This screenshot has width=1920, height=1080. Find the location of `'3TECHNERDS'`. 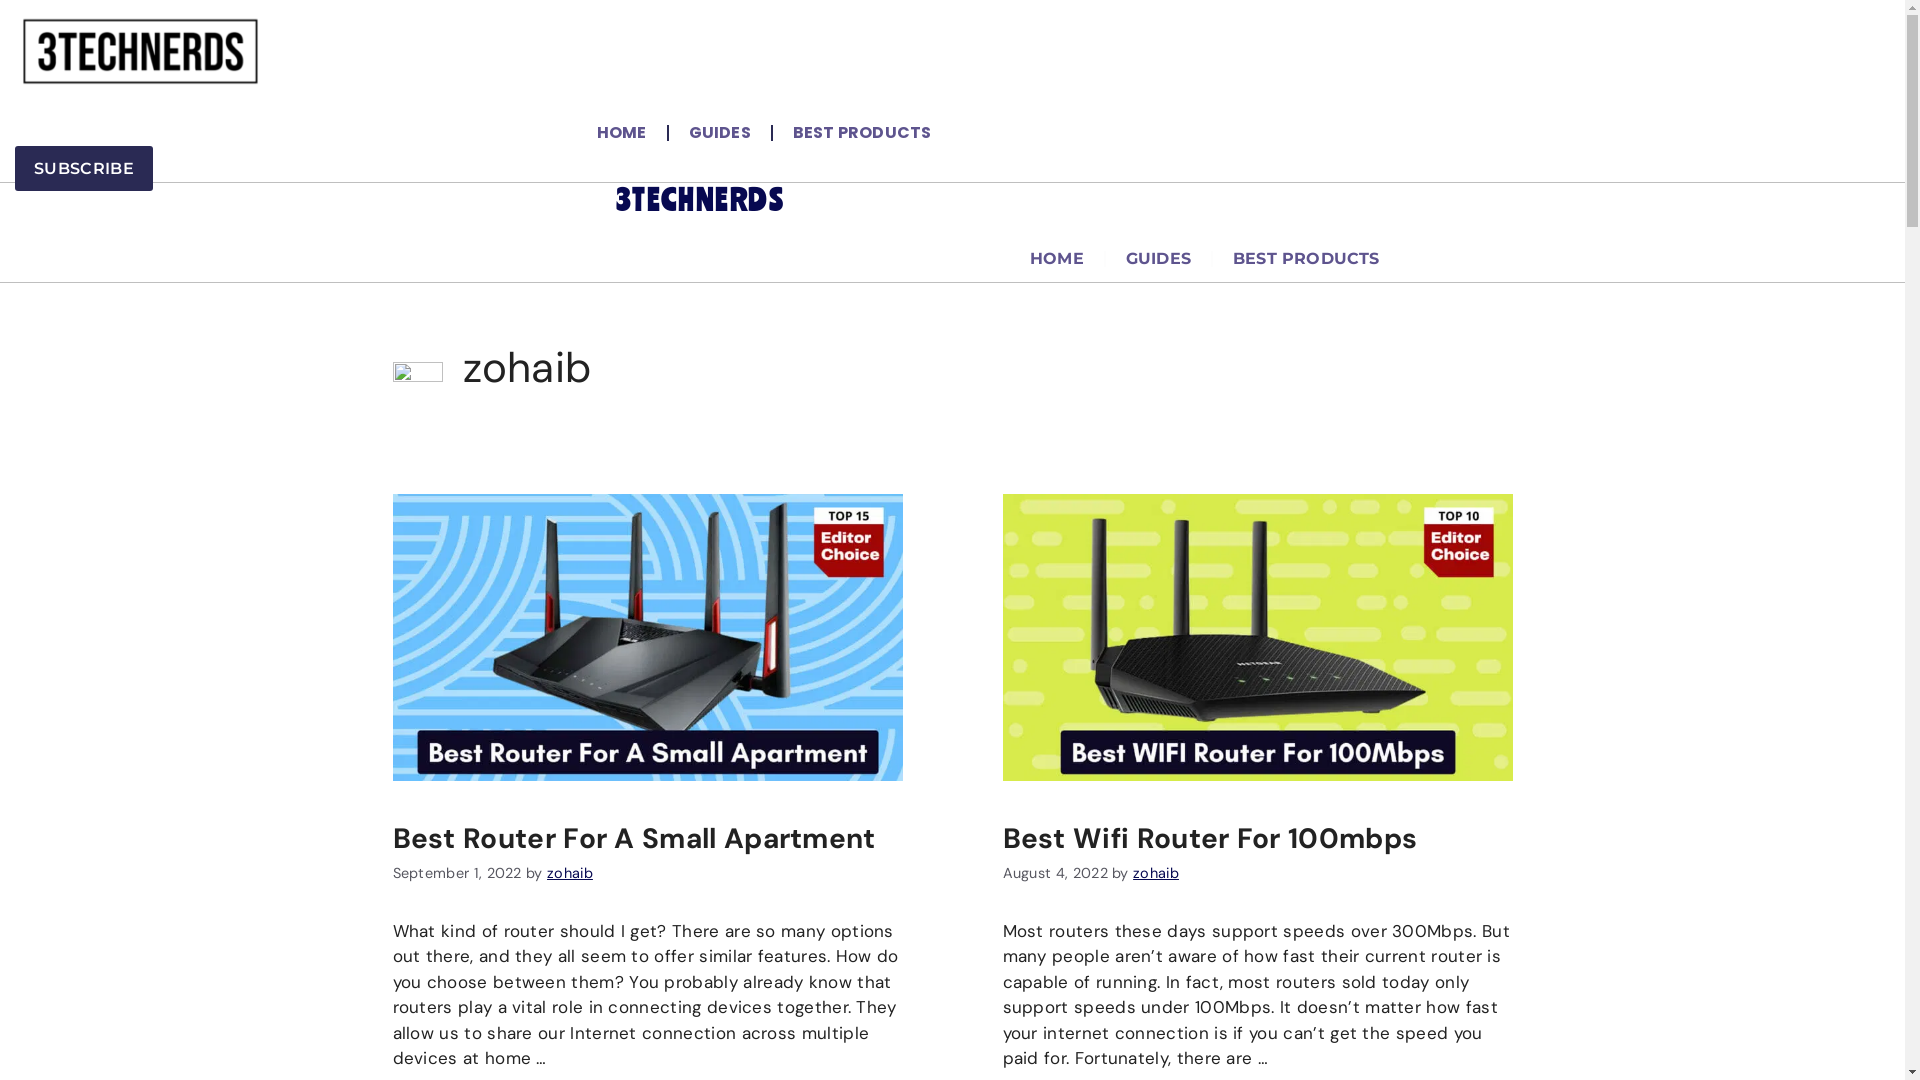

'3TECHNERDS' is located at coordinates (614, 199).